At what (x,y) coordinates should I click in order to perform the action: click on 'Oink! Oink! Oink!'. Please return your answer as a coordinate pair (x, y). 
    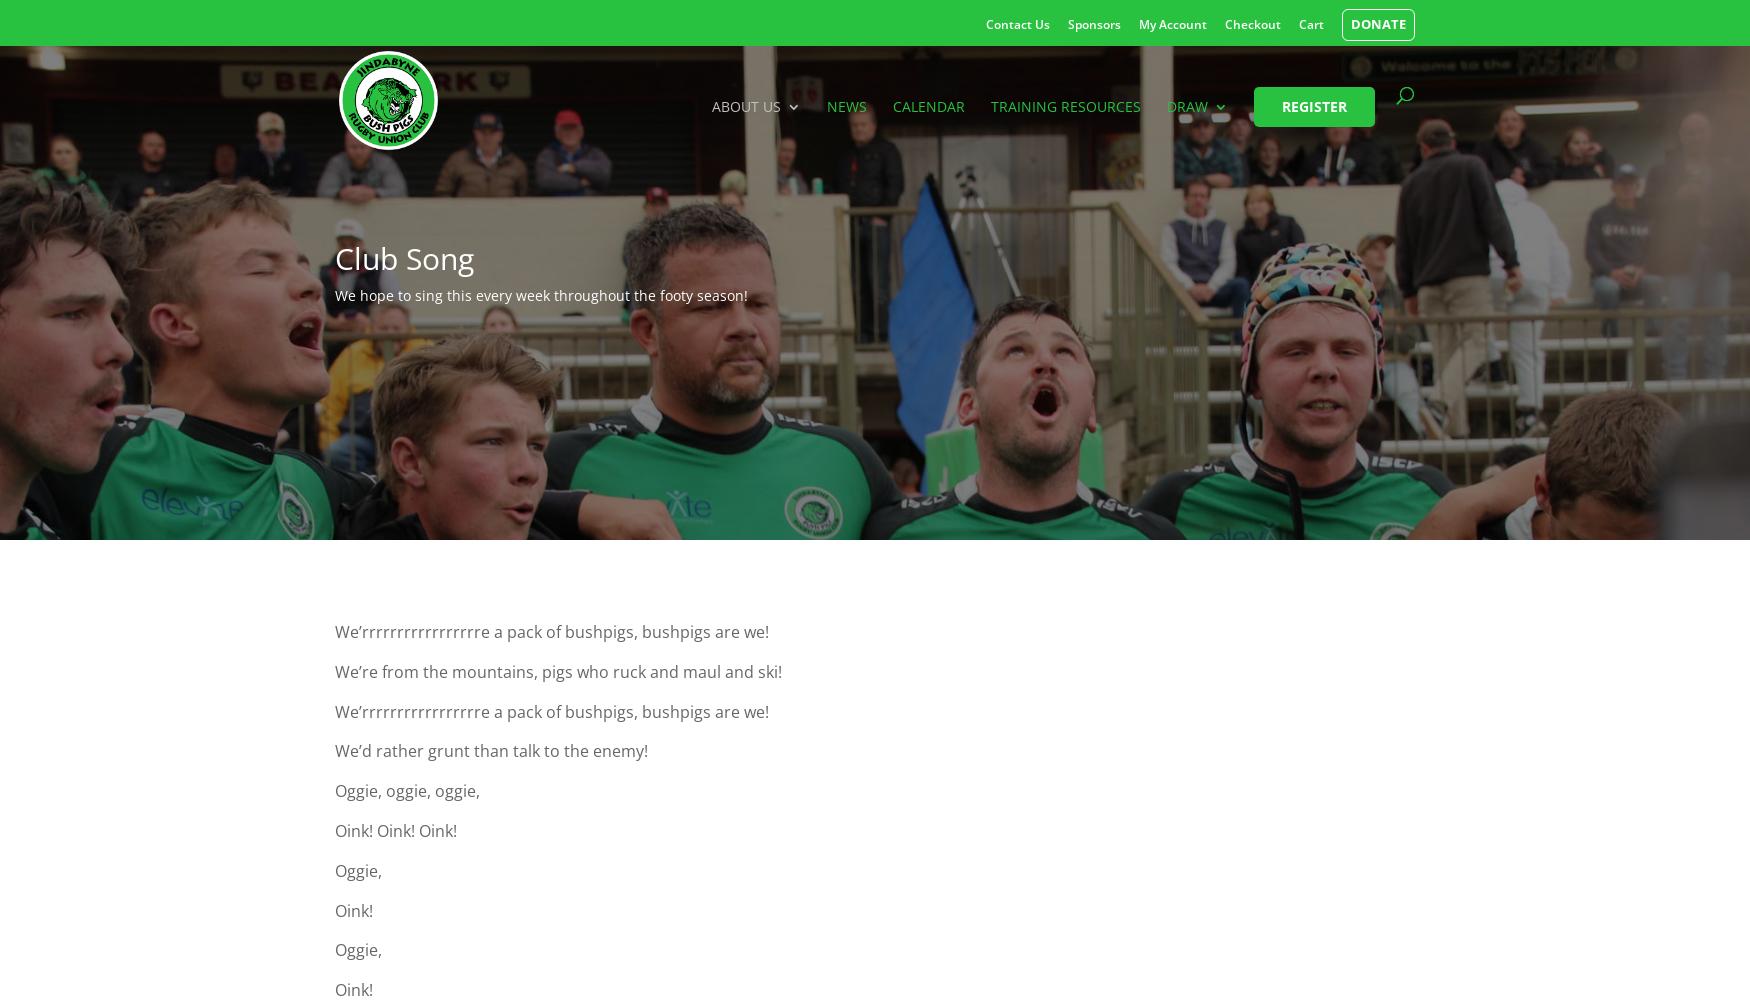
    Looking at the image, I should click on (395, 829).